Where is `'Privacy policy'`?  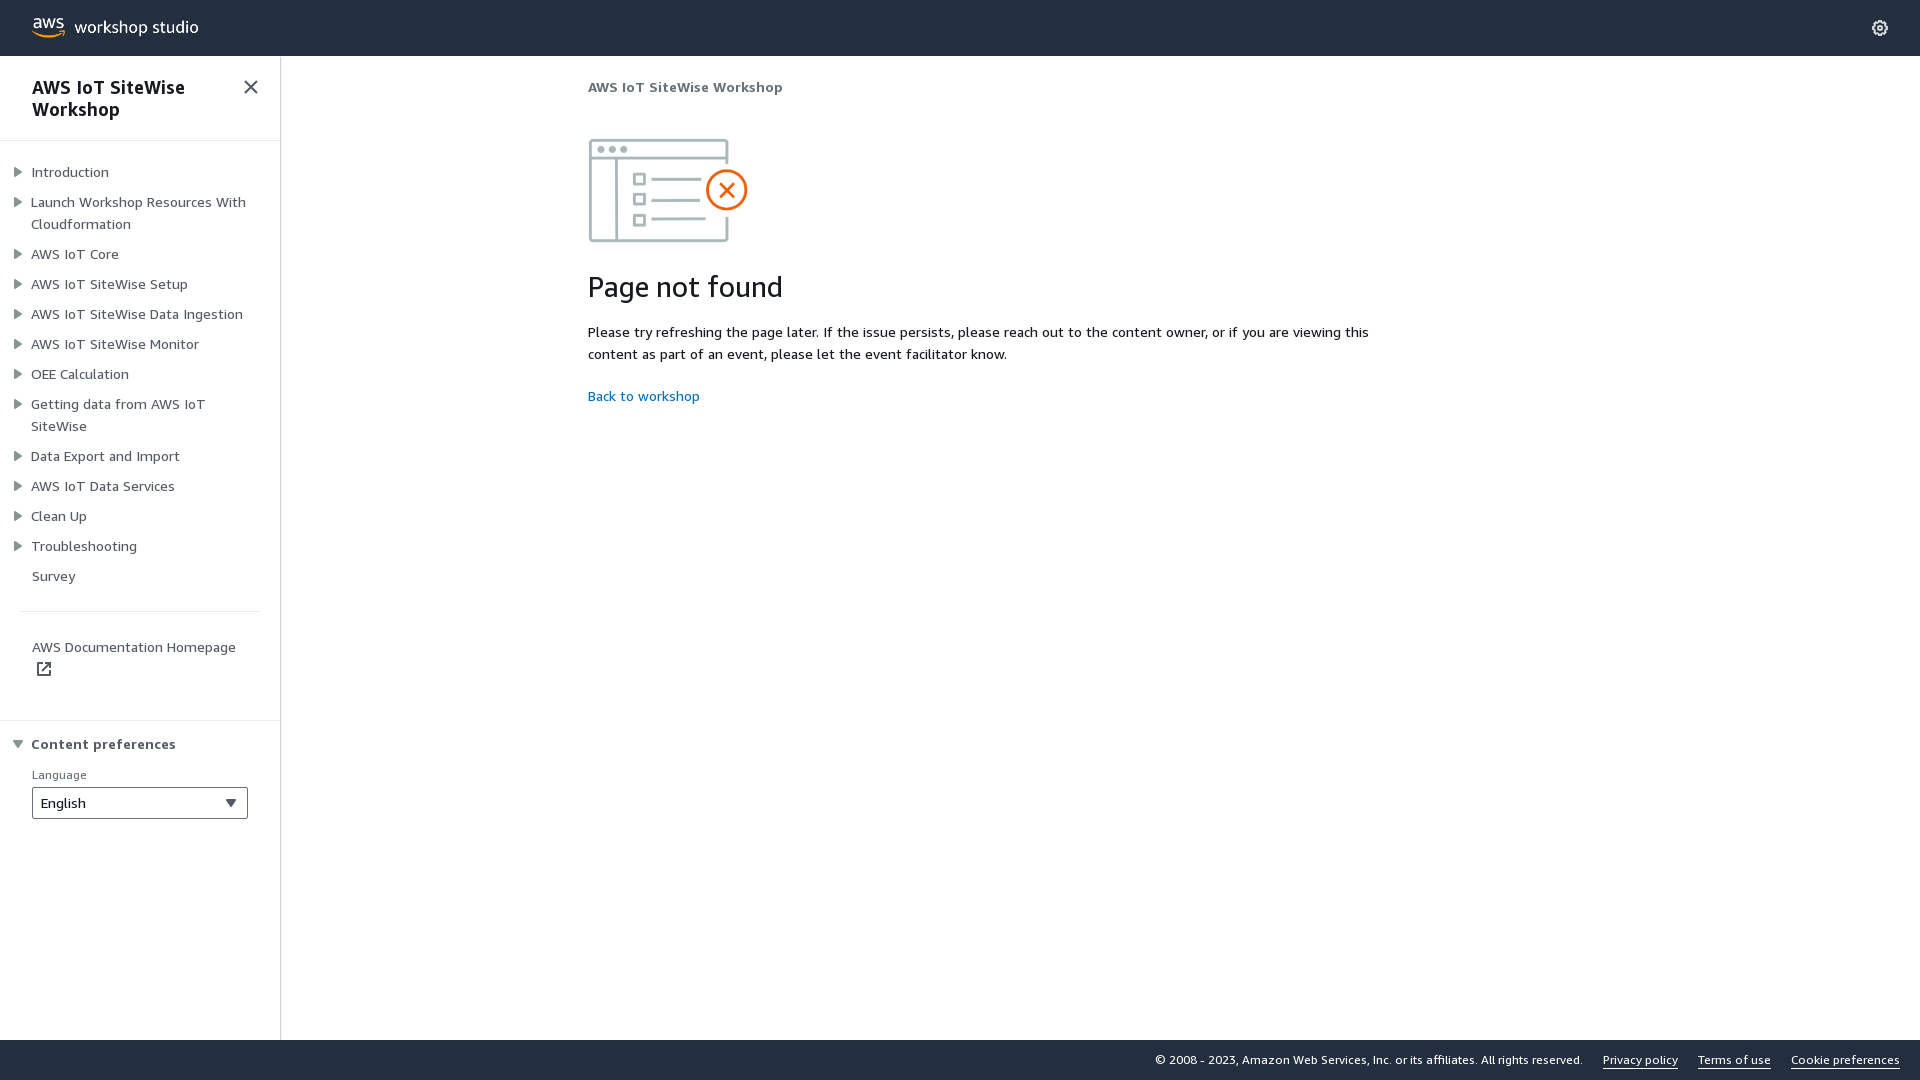 'Privacy policy' is located at coordinates (1603, 1059).